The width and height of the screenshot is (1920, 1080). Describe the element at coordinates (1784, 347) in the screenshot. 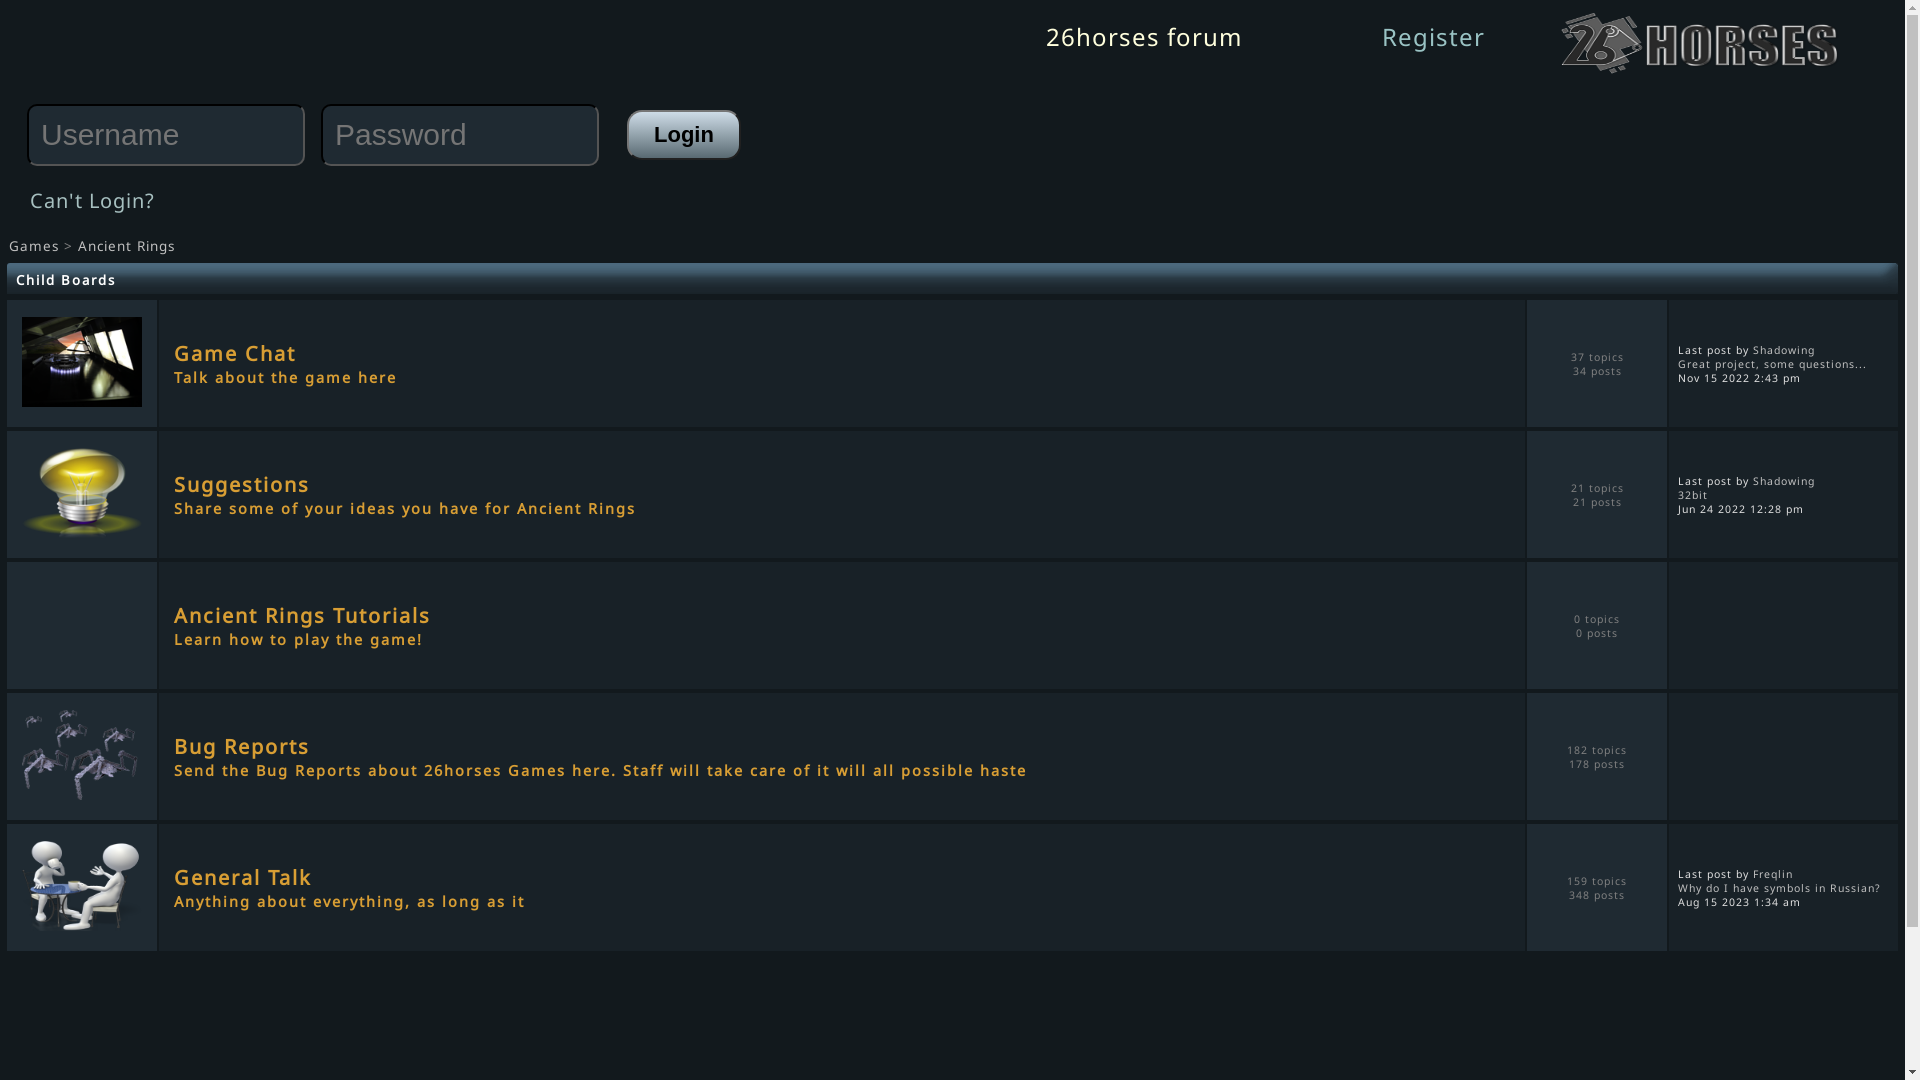

I see `'Shadowing'` at that location.